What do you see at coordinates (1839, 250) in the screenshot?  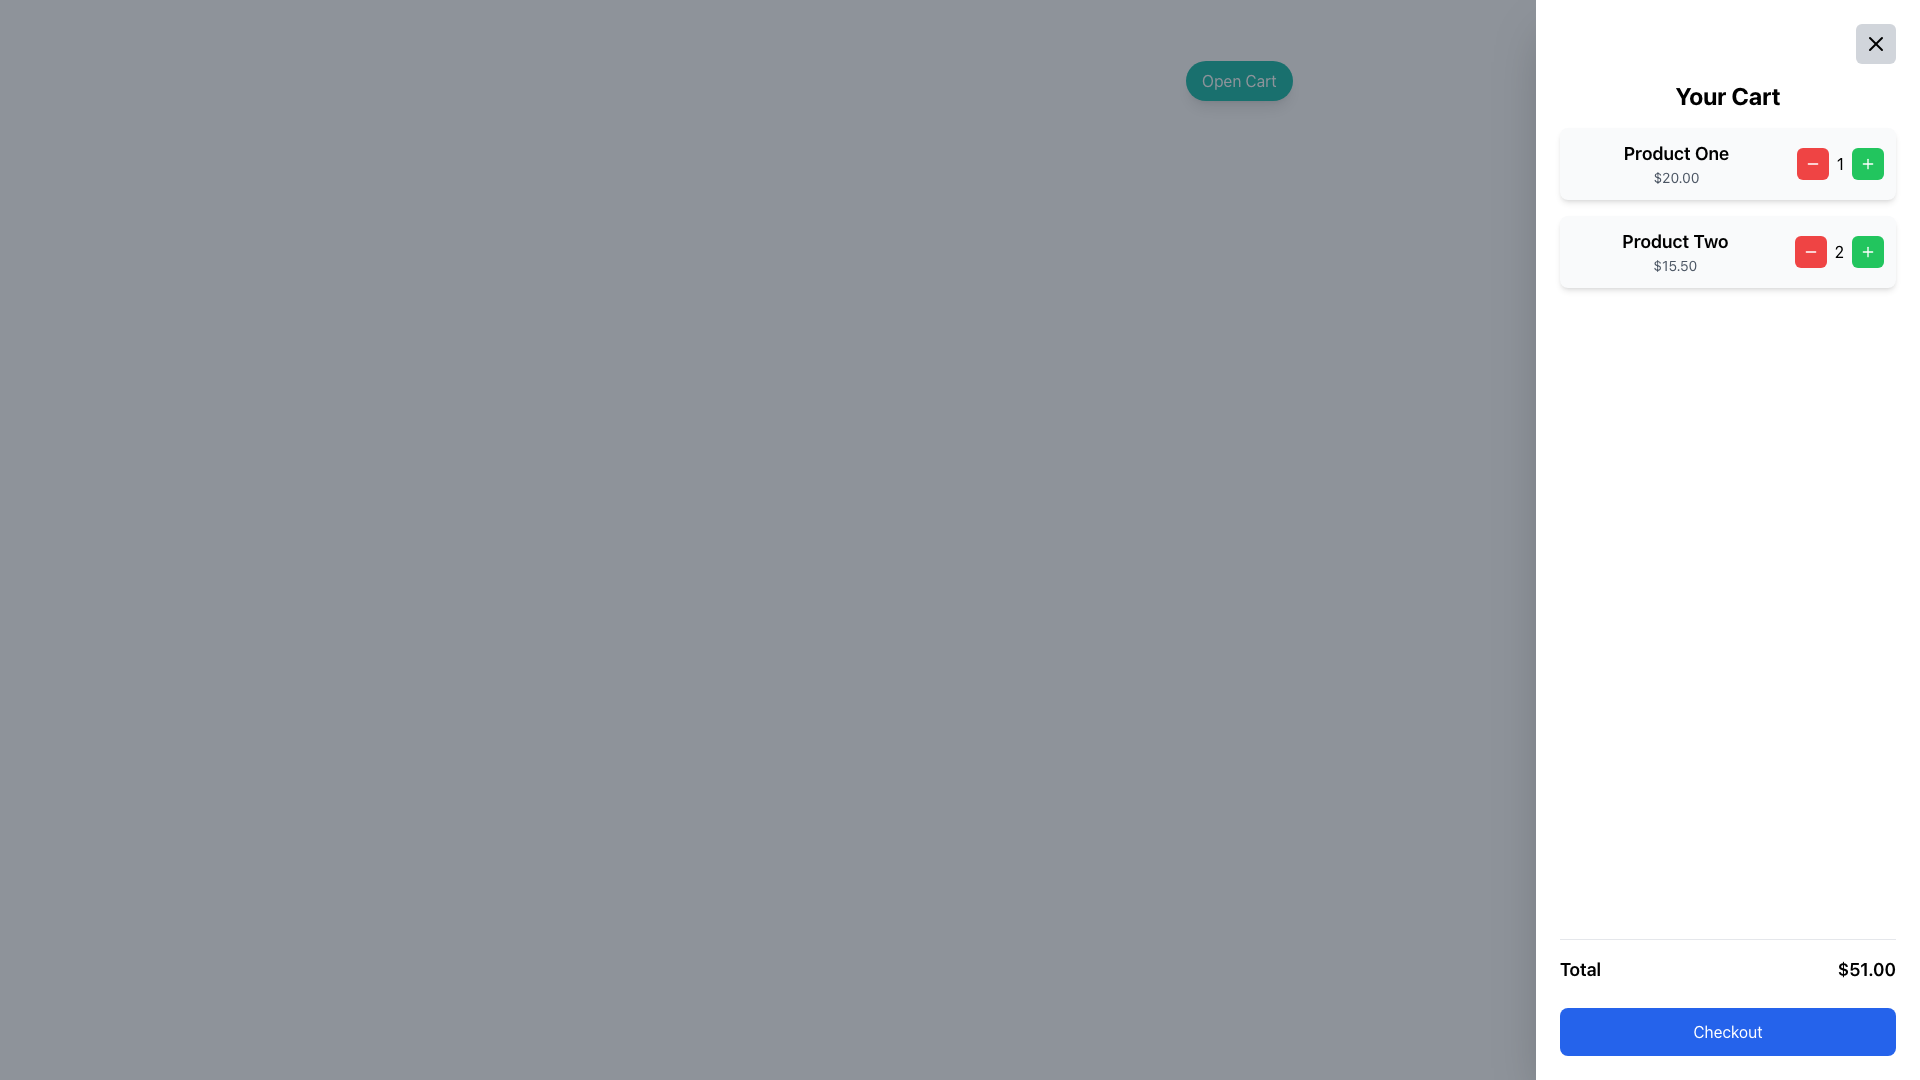 I see `current quantity displayed in the Static Display for 'Product Two' located in the cart summary panel, situated between the decrement and increment controls` at bounding box center [1839, 250].